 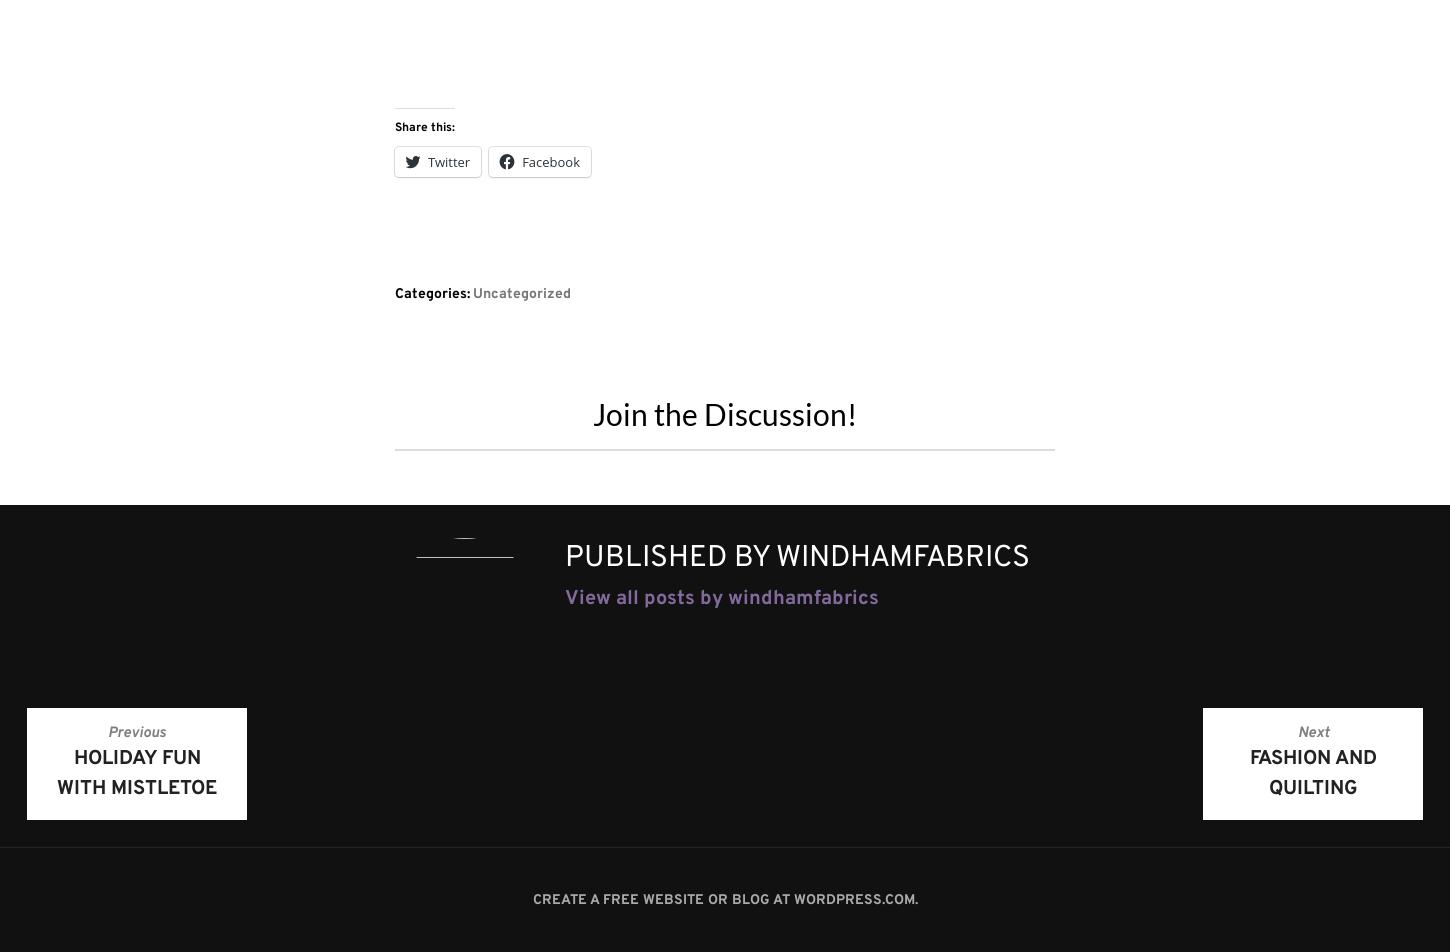 What do you see at coordinates (522, 293) in the screenshot?
I see `'Uncategorized'` at bounding box center [522, 293].